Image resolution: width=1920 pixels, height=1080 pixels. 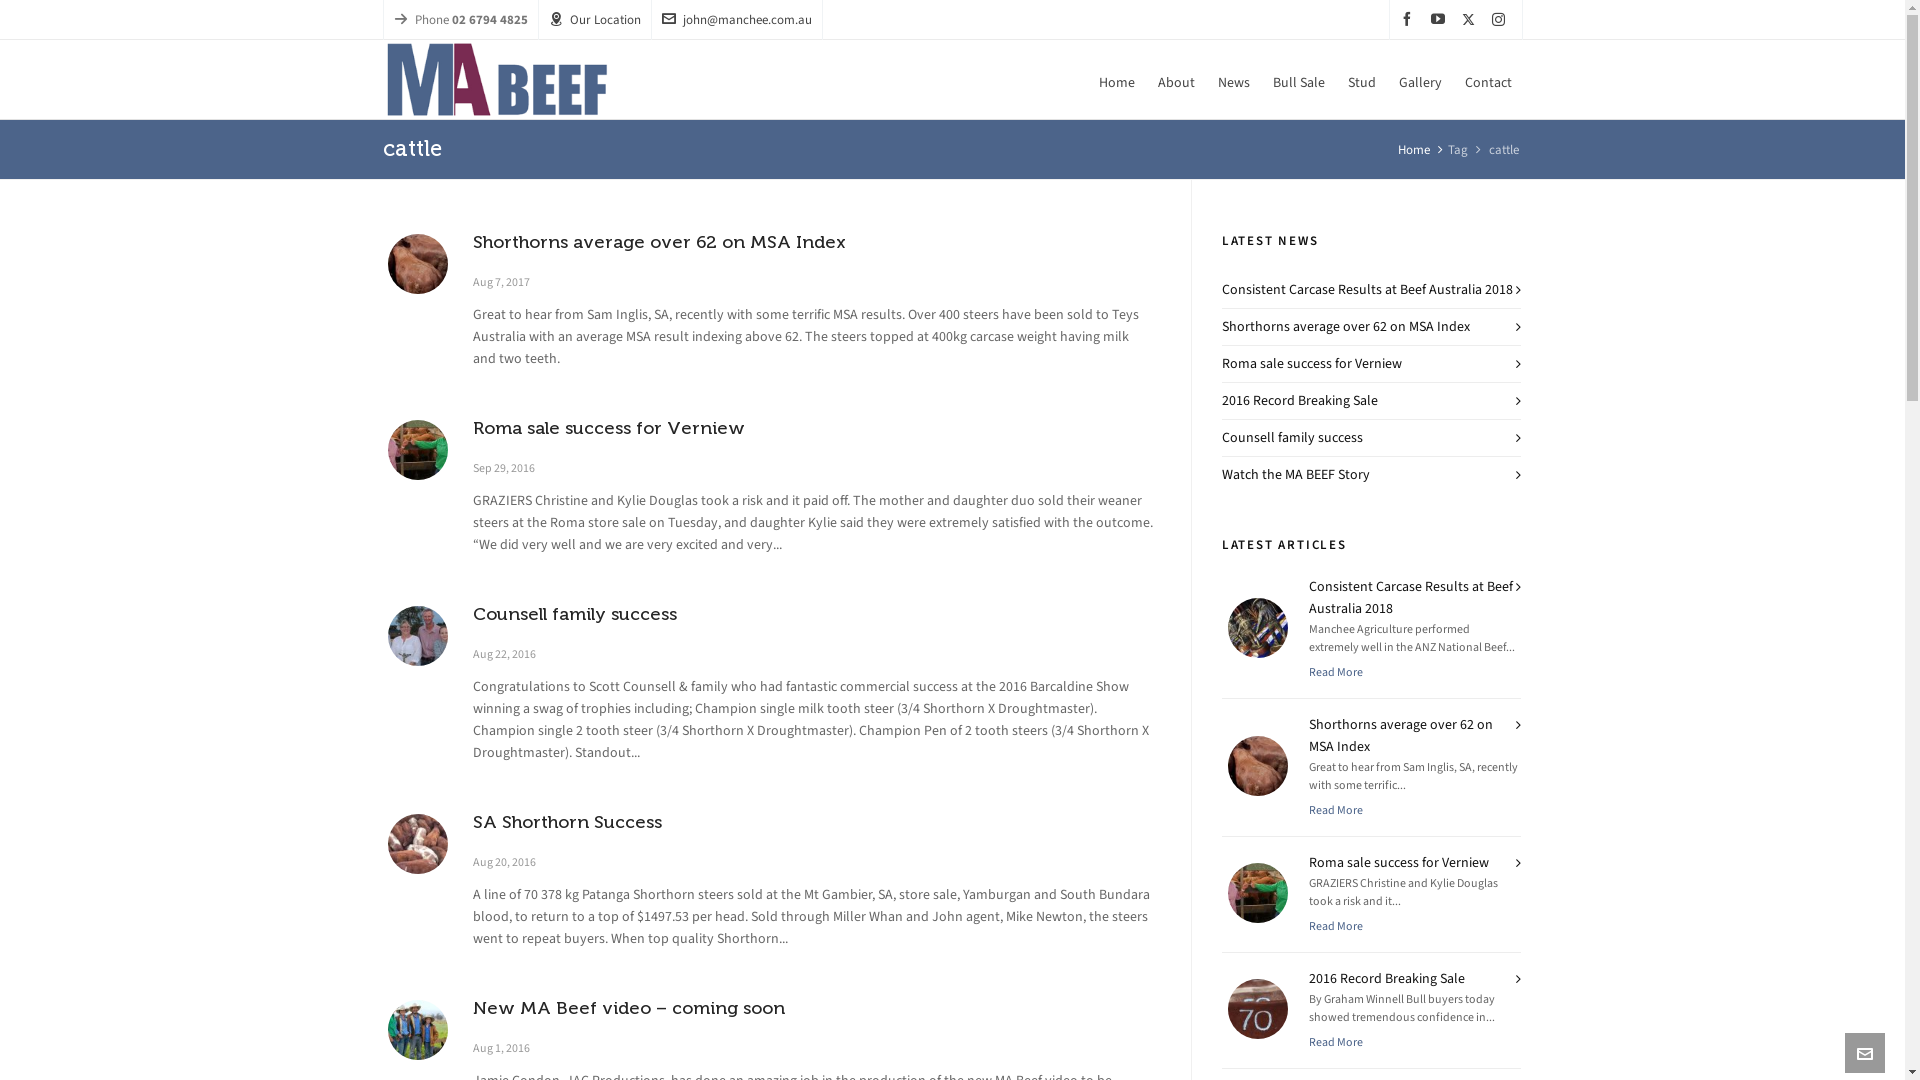 What do you see at coordinates (1419, 79) in the screenshot?
I see `'Gallery'` at bounding box center [1419, 79].